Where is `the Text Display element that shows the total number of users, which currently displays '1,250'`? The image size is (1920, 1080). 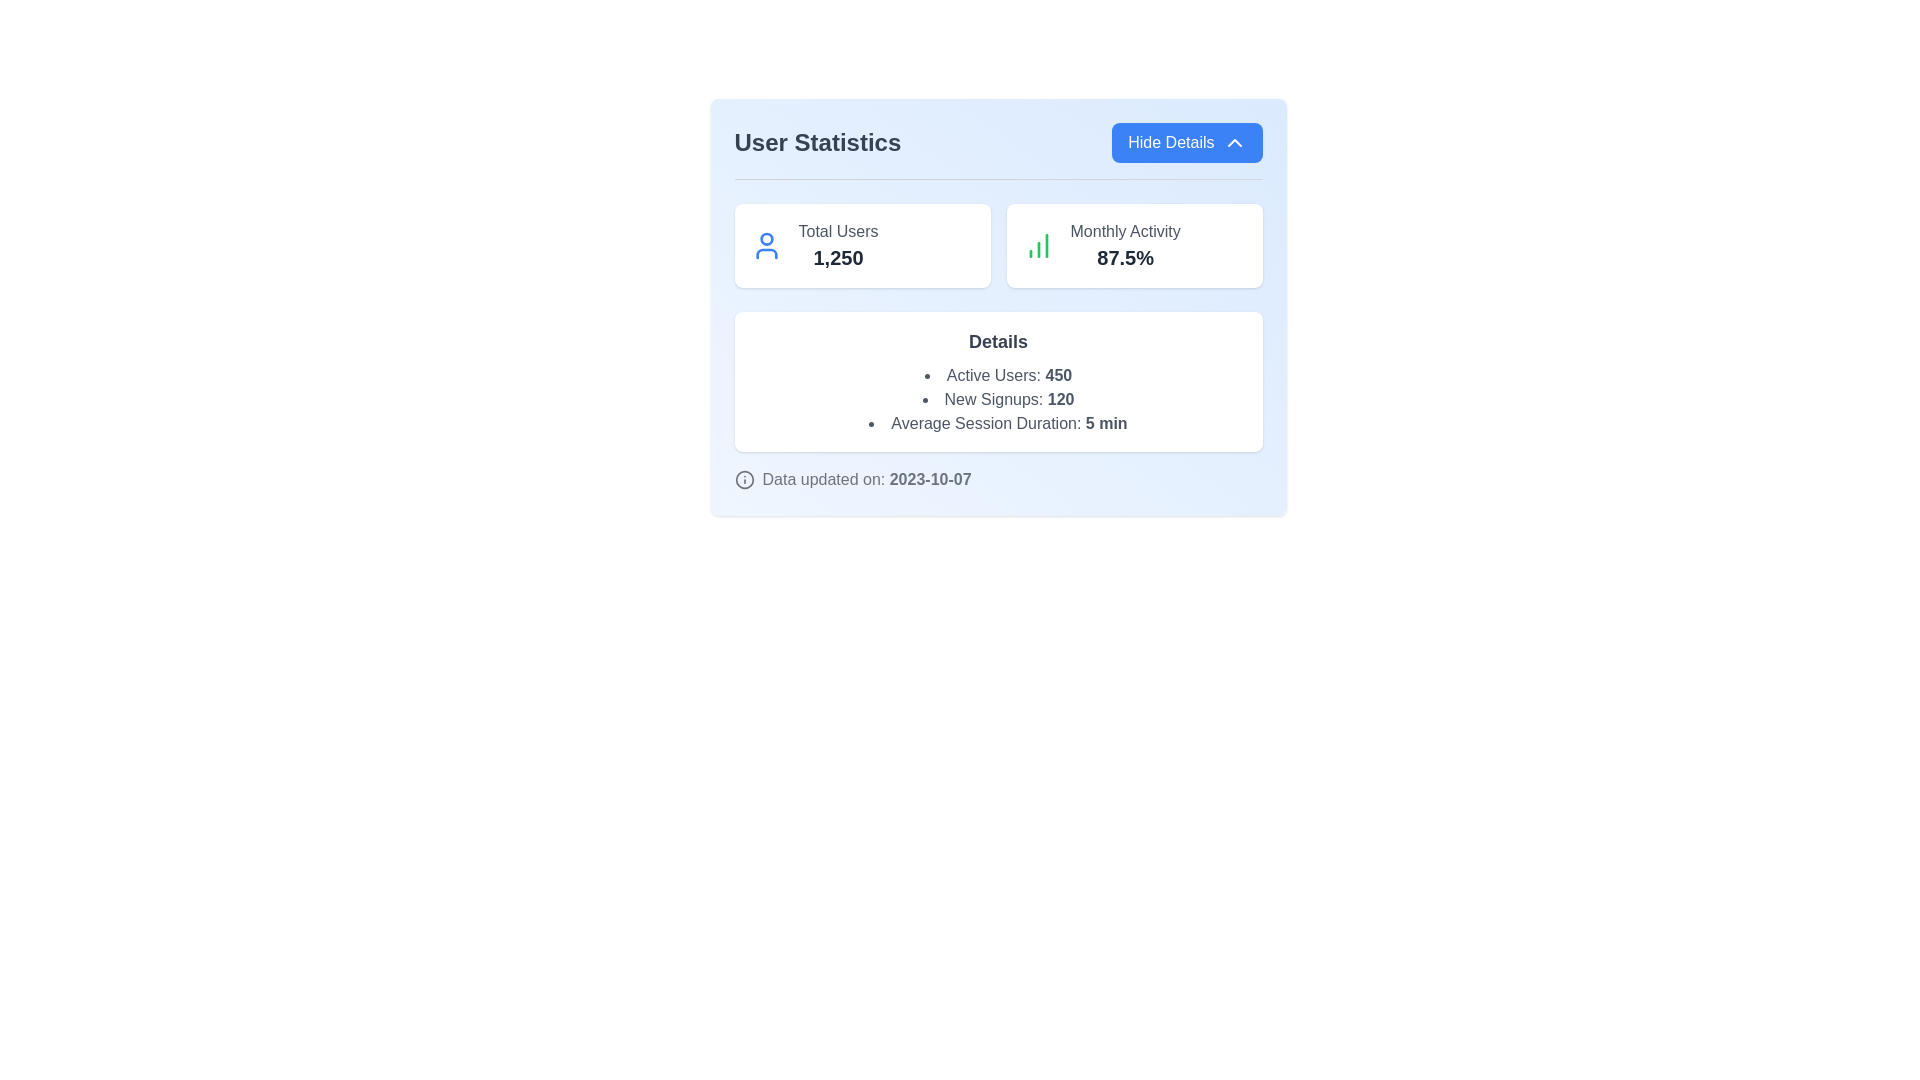
the Text Display element that shows the total number of users, which currently displays '1,250' is located at coordinates (838, 245).